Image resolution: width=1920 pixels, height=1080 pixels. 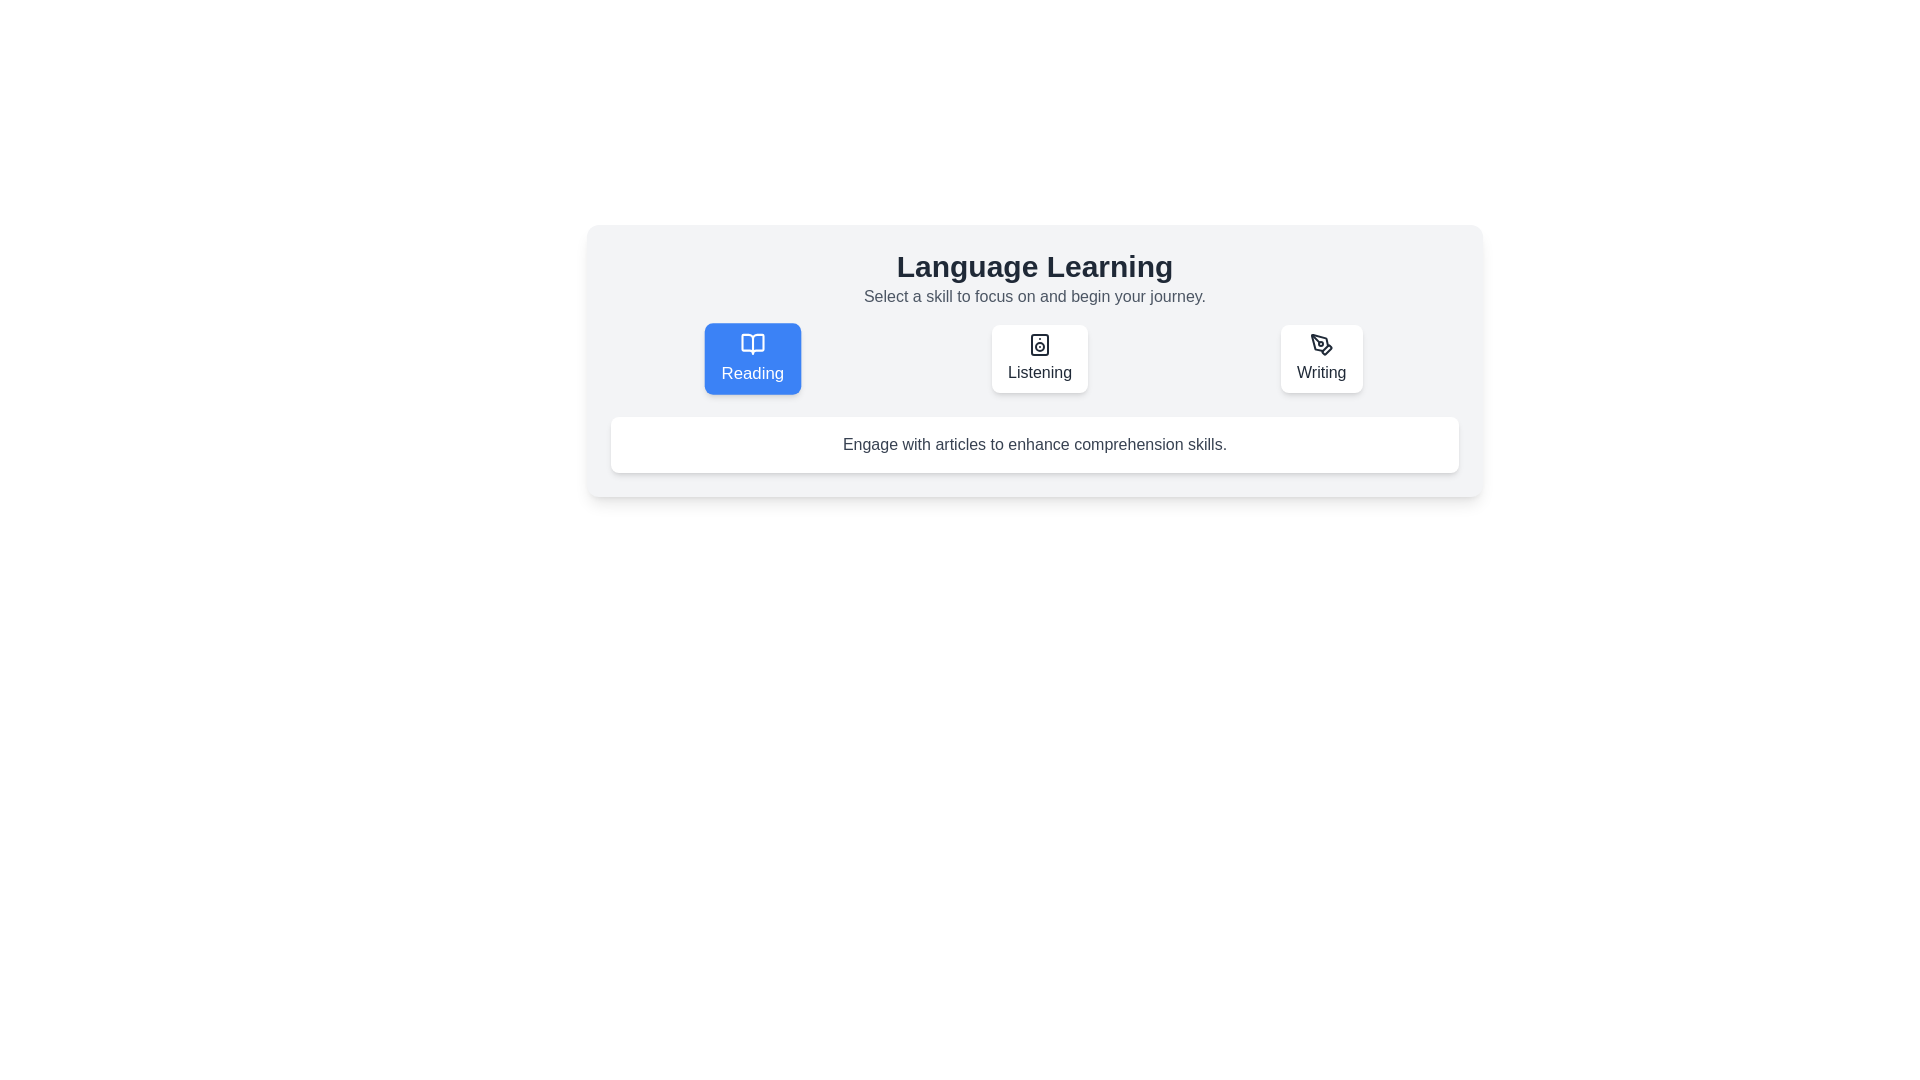 I want to click on the square button with rounded corners that has a dark gray pen icon and the text 'Writing', so click(x=1321, y=357).